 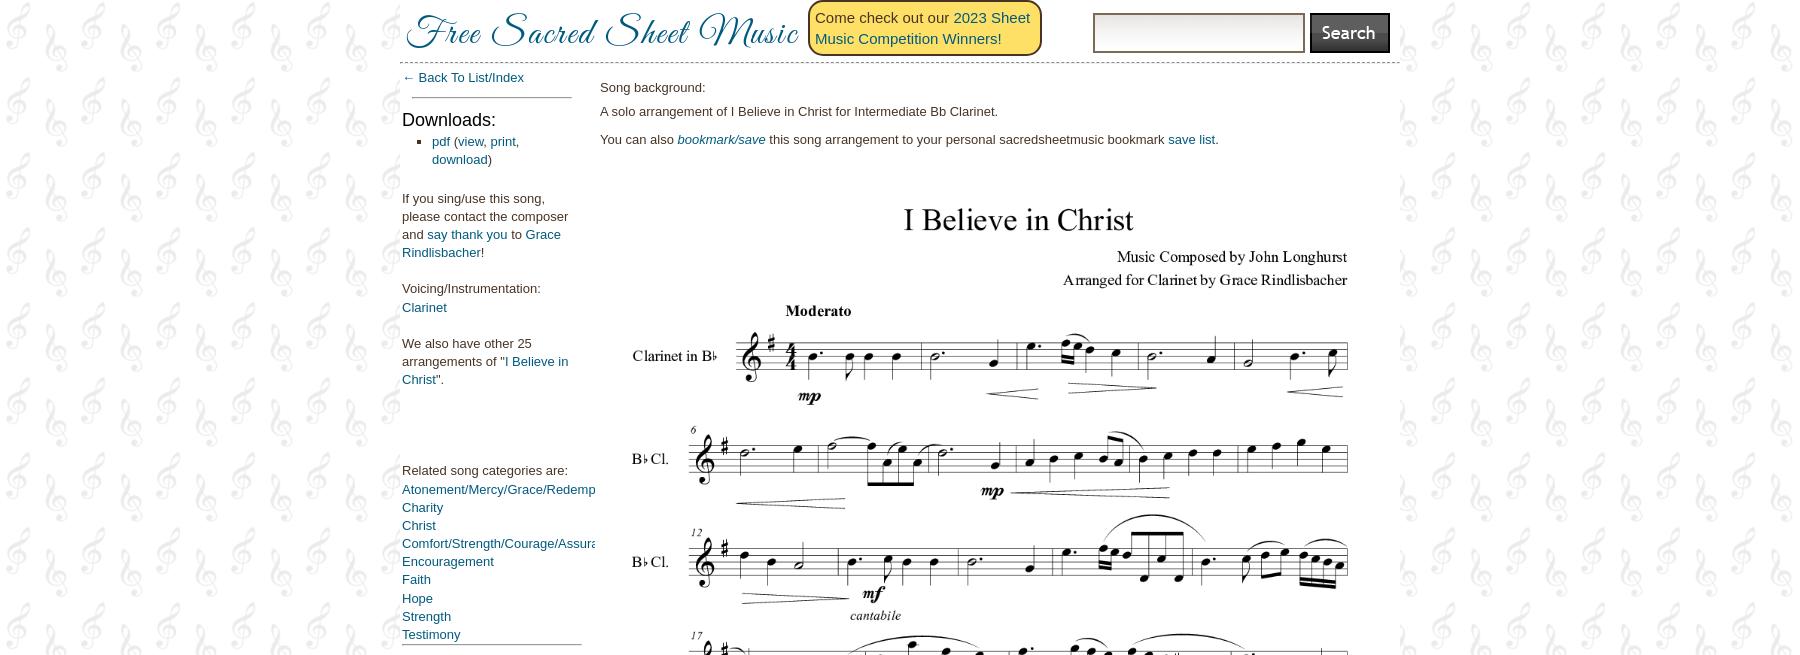 I want to click on 'Comfort/Strength/Courage/Assurance', so click(x=509, y=542).